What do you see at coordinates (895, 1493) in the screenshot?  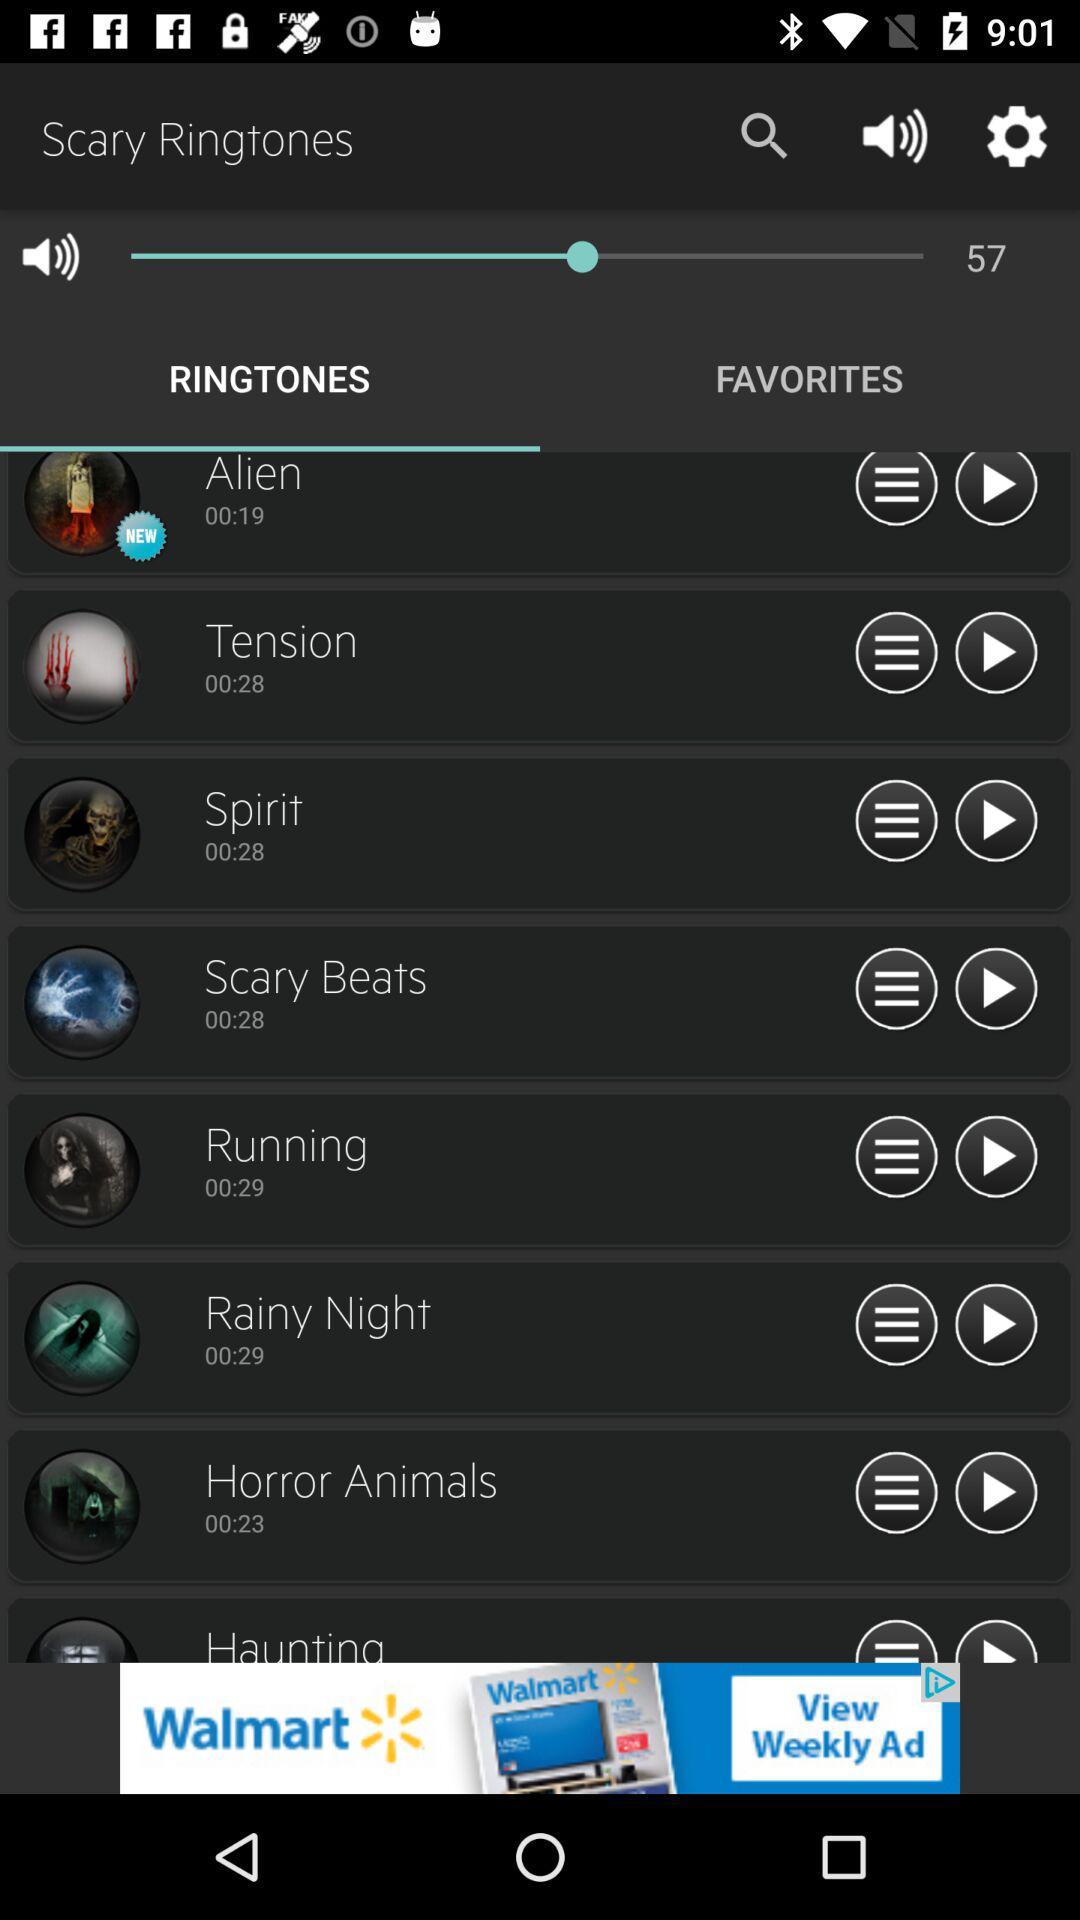 I see `open ringtone` at bounding box center [895, 1493].